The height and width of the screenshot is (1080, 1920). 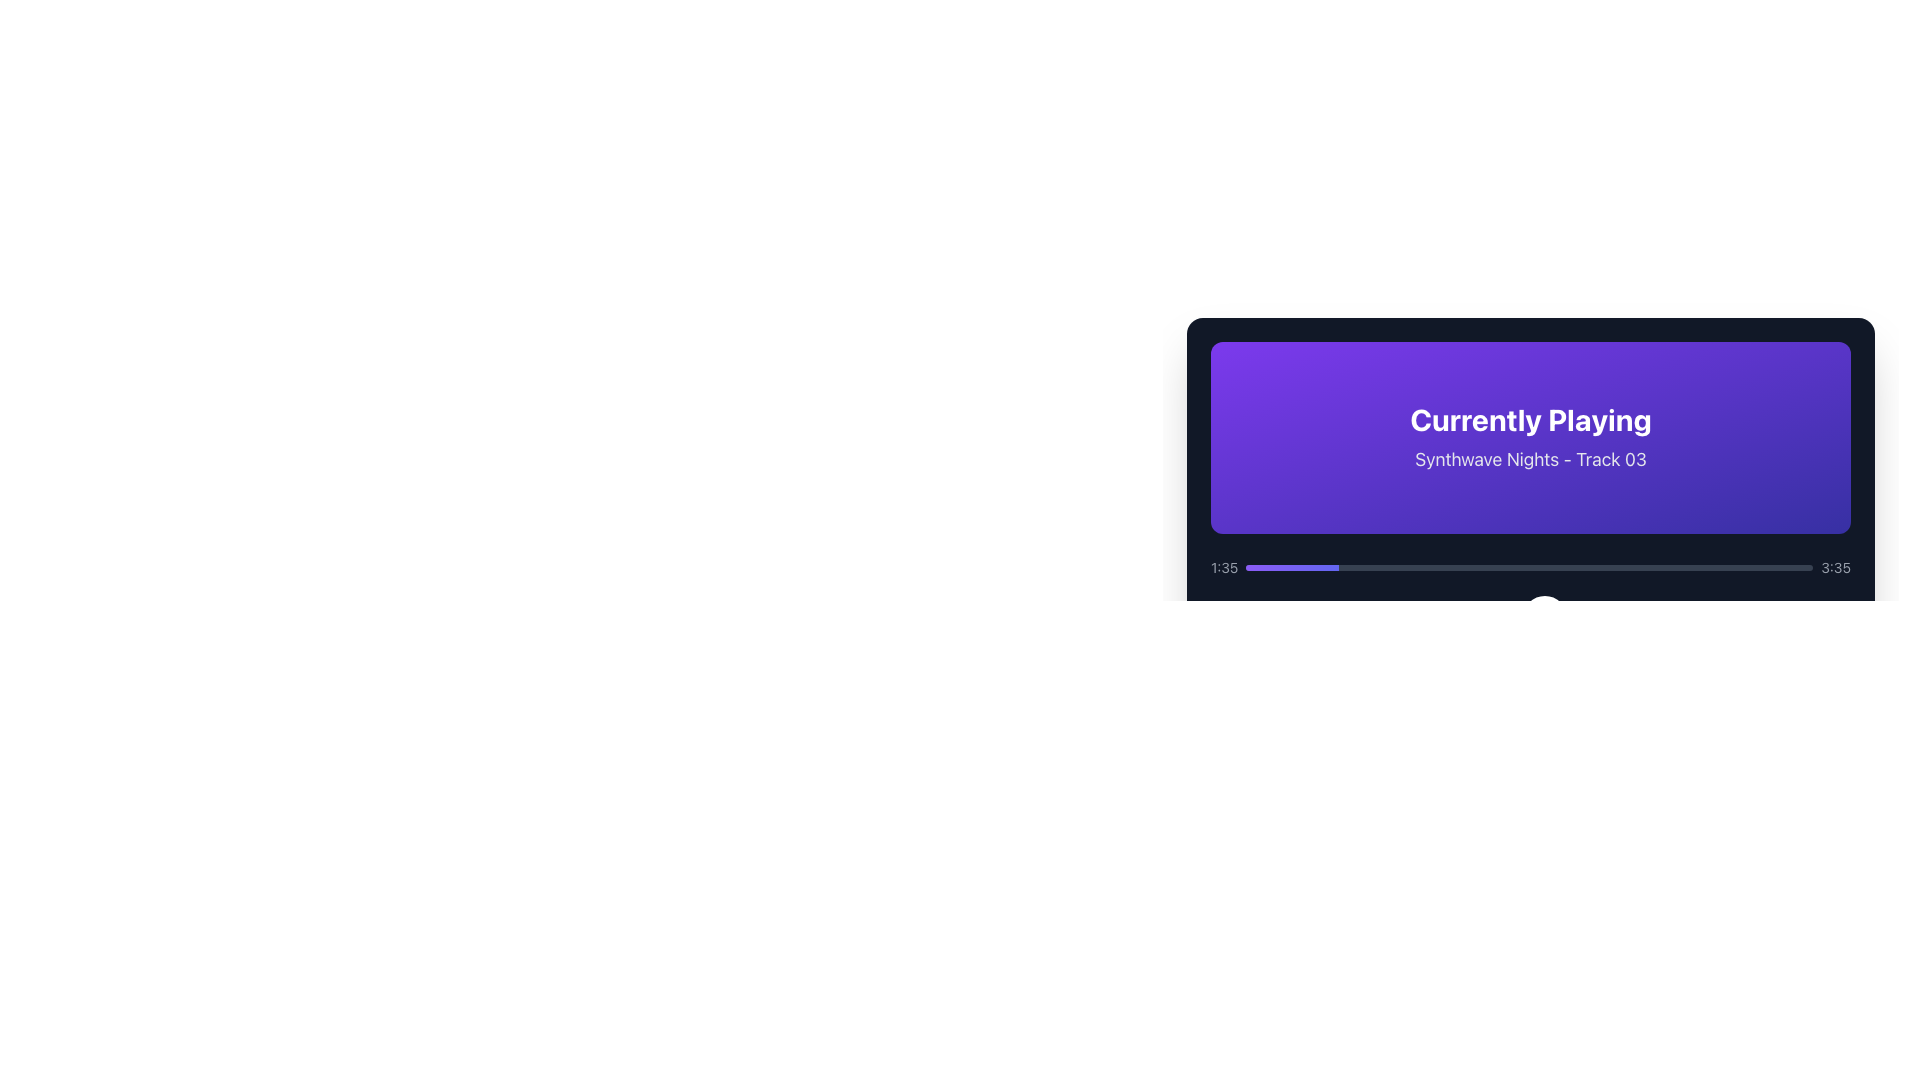 I want to click on displayed elapsed time of the media, which is the text element located at the left end of the progress bar, positioned before the '3:35' text element, so click(x=1223, y=567).